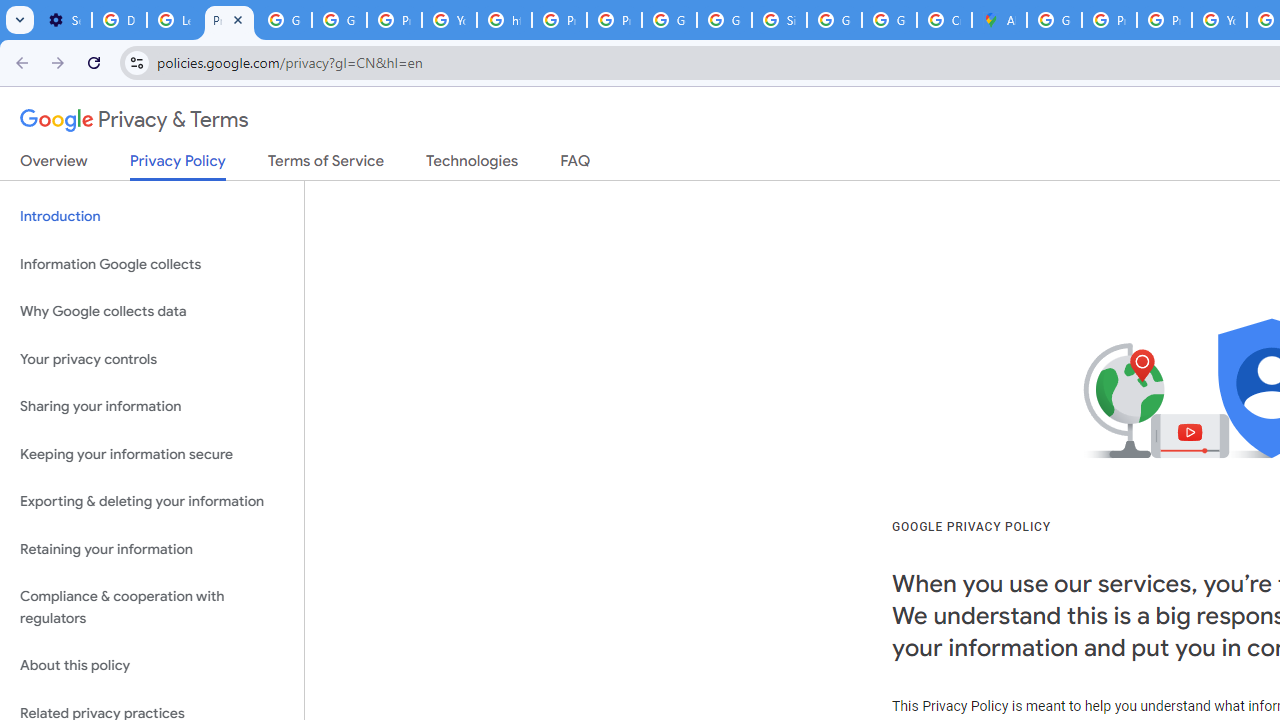 The width and height of the screenshot is (1280, 720). What do you see at coordinates (1108, 20) in the screenshot?
I see `'Privacy Help Center - Policies Help'` at bounding box center [1108, 20].